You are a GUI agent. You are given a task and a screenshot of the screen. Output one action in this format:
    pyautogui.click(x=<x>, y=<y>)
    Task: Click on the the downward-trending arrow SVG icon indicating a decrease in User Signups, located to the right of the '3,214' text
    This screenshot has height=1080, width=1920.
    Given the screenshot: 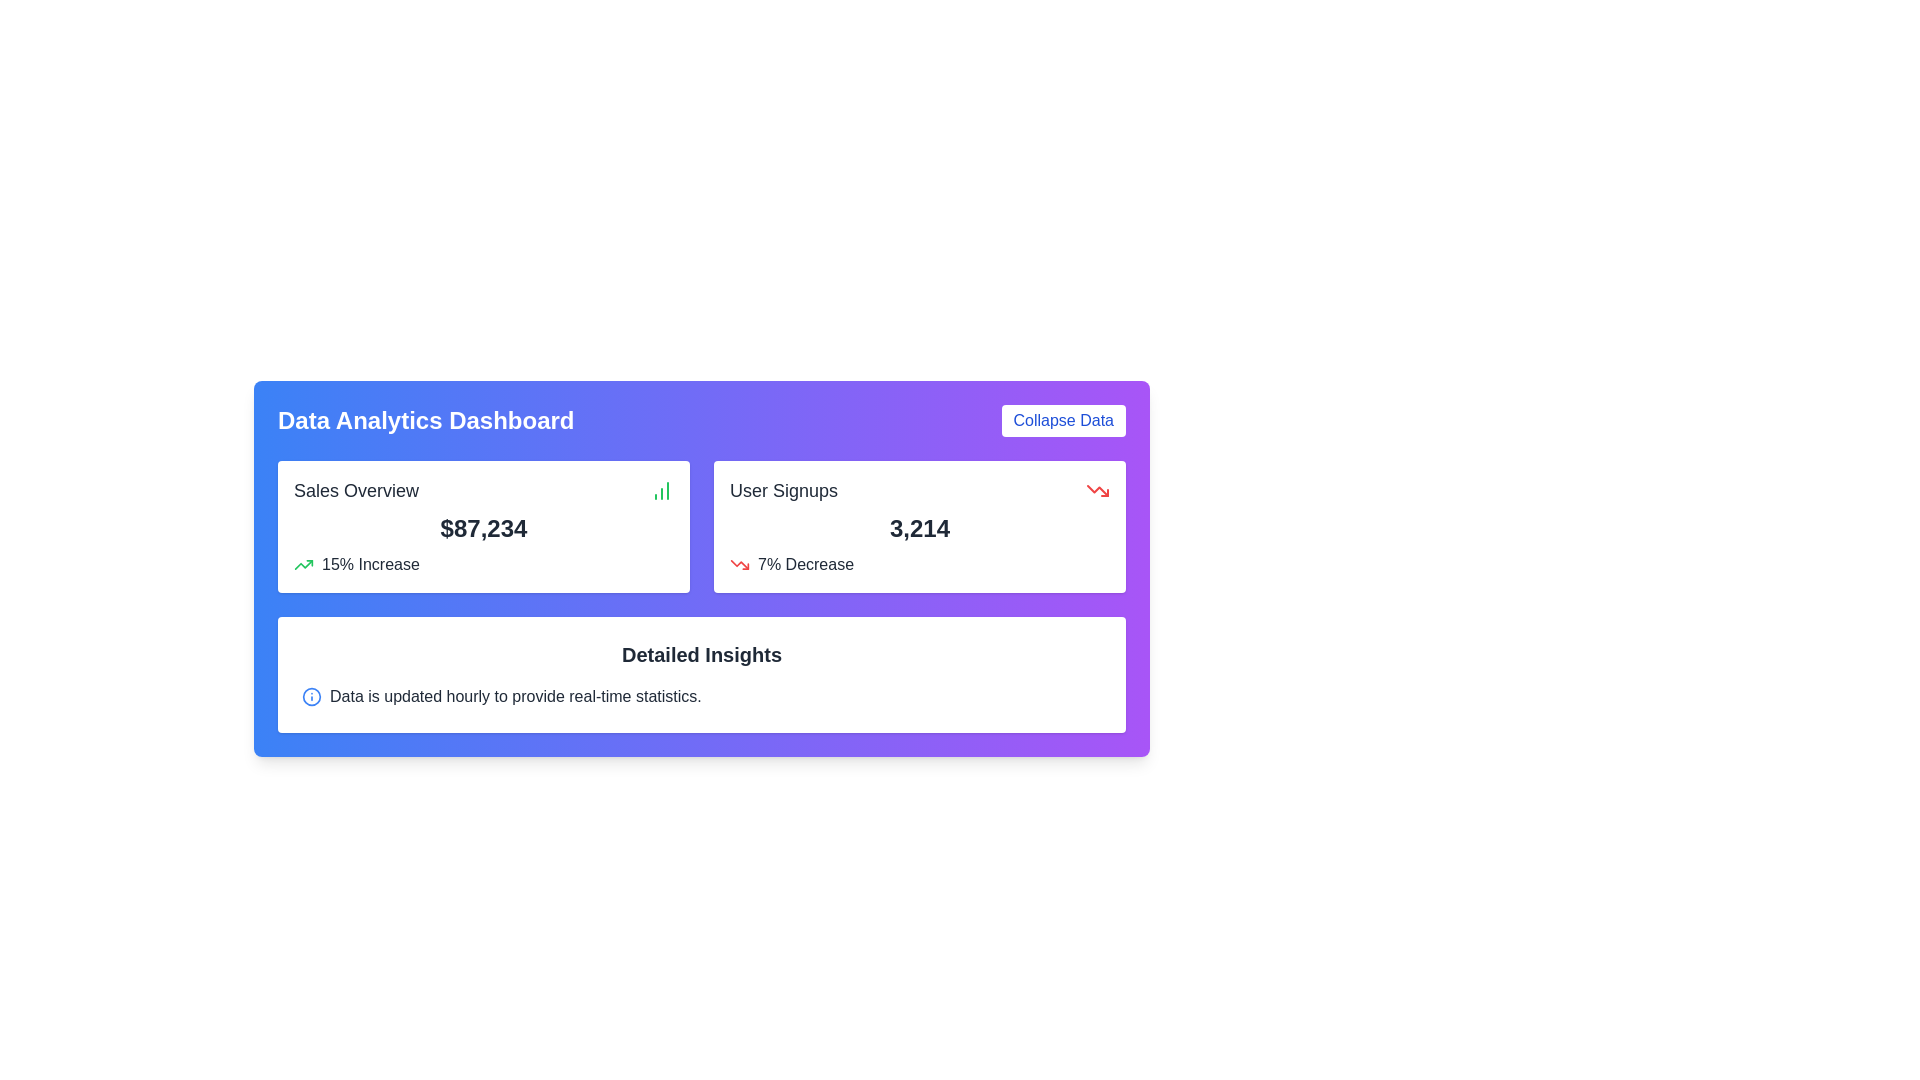 What is the action you would take?
    pyautogui.click(x=1097, y=490)
    